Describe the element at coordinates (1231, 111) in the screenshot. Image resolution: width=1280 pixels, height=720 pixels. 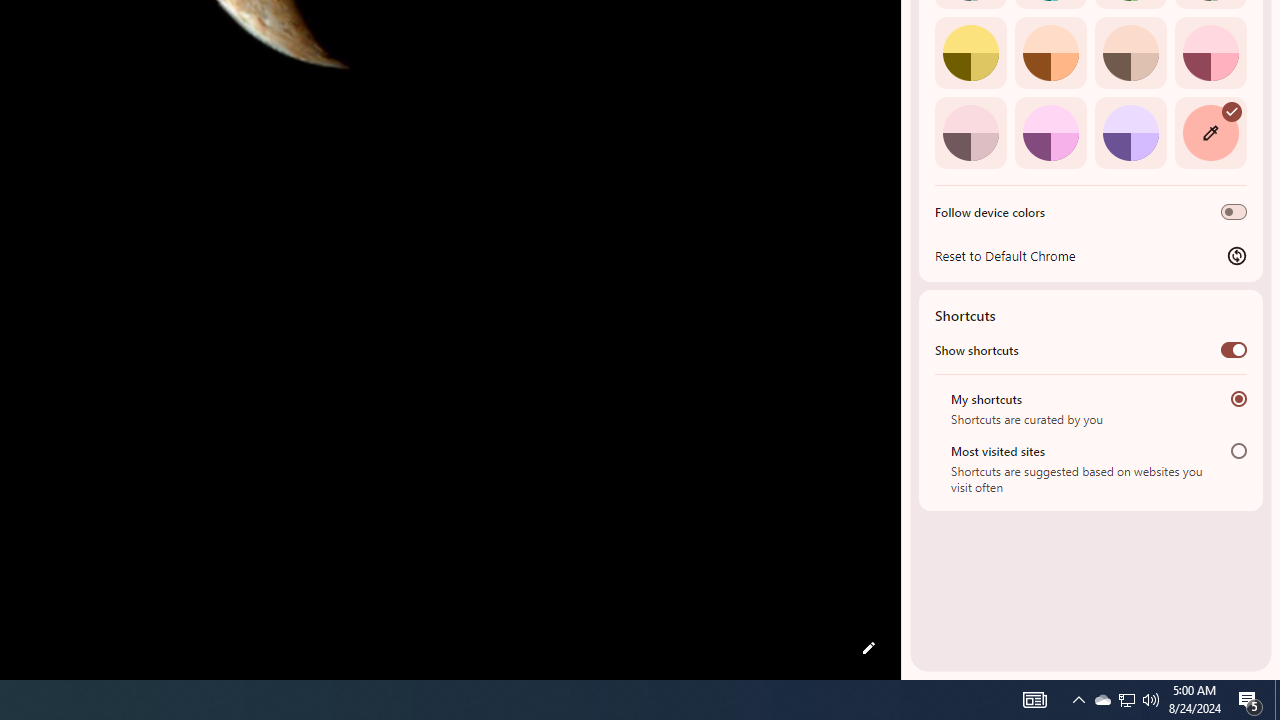
I see `'AutomationID: svg'` at that location.